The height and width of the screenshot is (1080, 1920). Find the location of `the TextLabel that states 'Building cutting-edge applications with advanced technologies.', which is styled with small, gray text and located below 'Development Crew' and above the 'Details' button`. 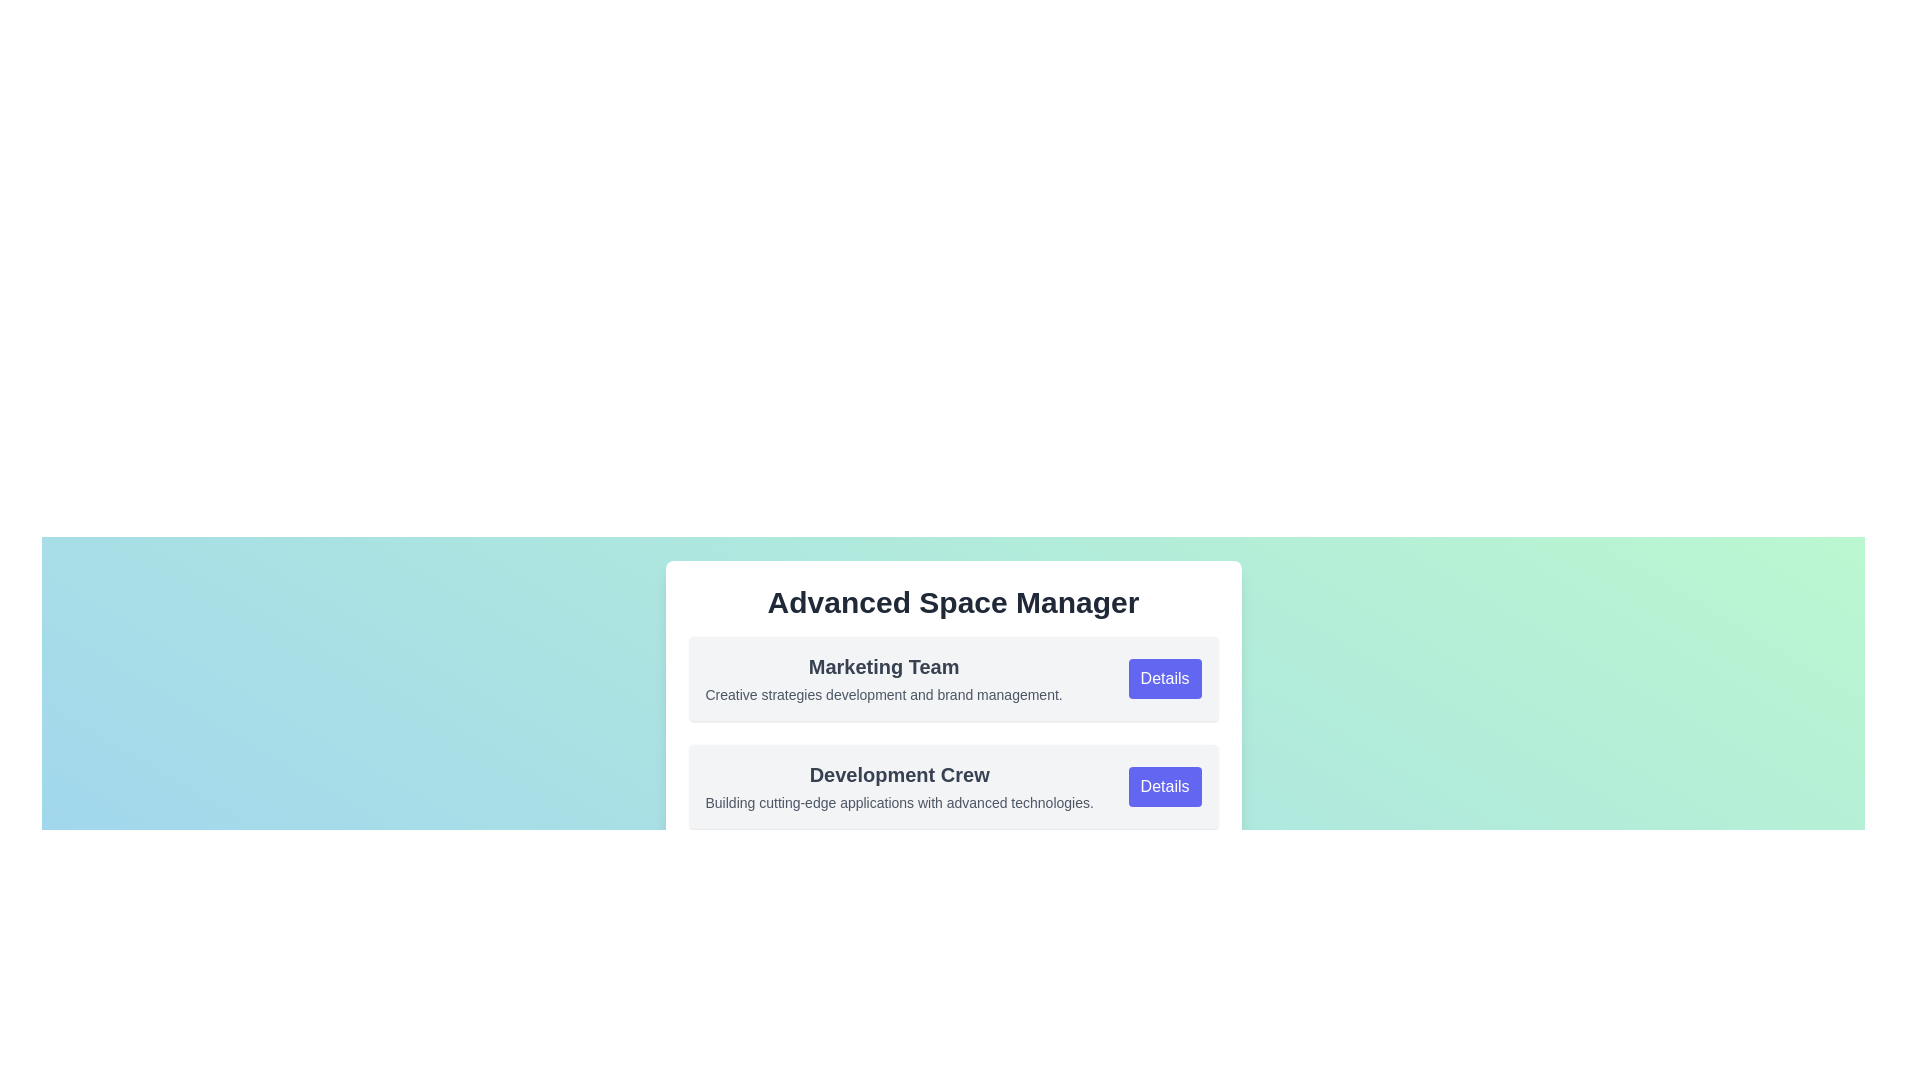

the TextLabel that states 'Building cutting-edge applications with advanced technologies.', which is styled with small, gray text and located below 'Development Crew' and above the 'Details' button is located at coordinates (898, 801).